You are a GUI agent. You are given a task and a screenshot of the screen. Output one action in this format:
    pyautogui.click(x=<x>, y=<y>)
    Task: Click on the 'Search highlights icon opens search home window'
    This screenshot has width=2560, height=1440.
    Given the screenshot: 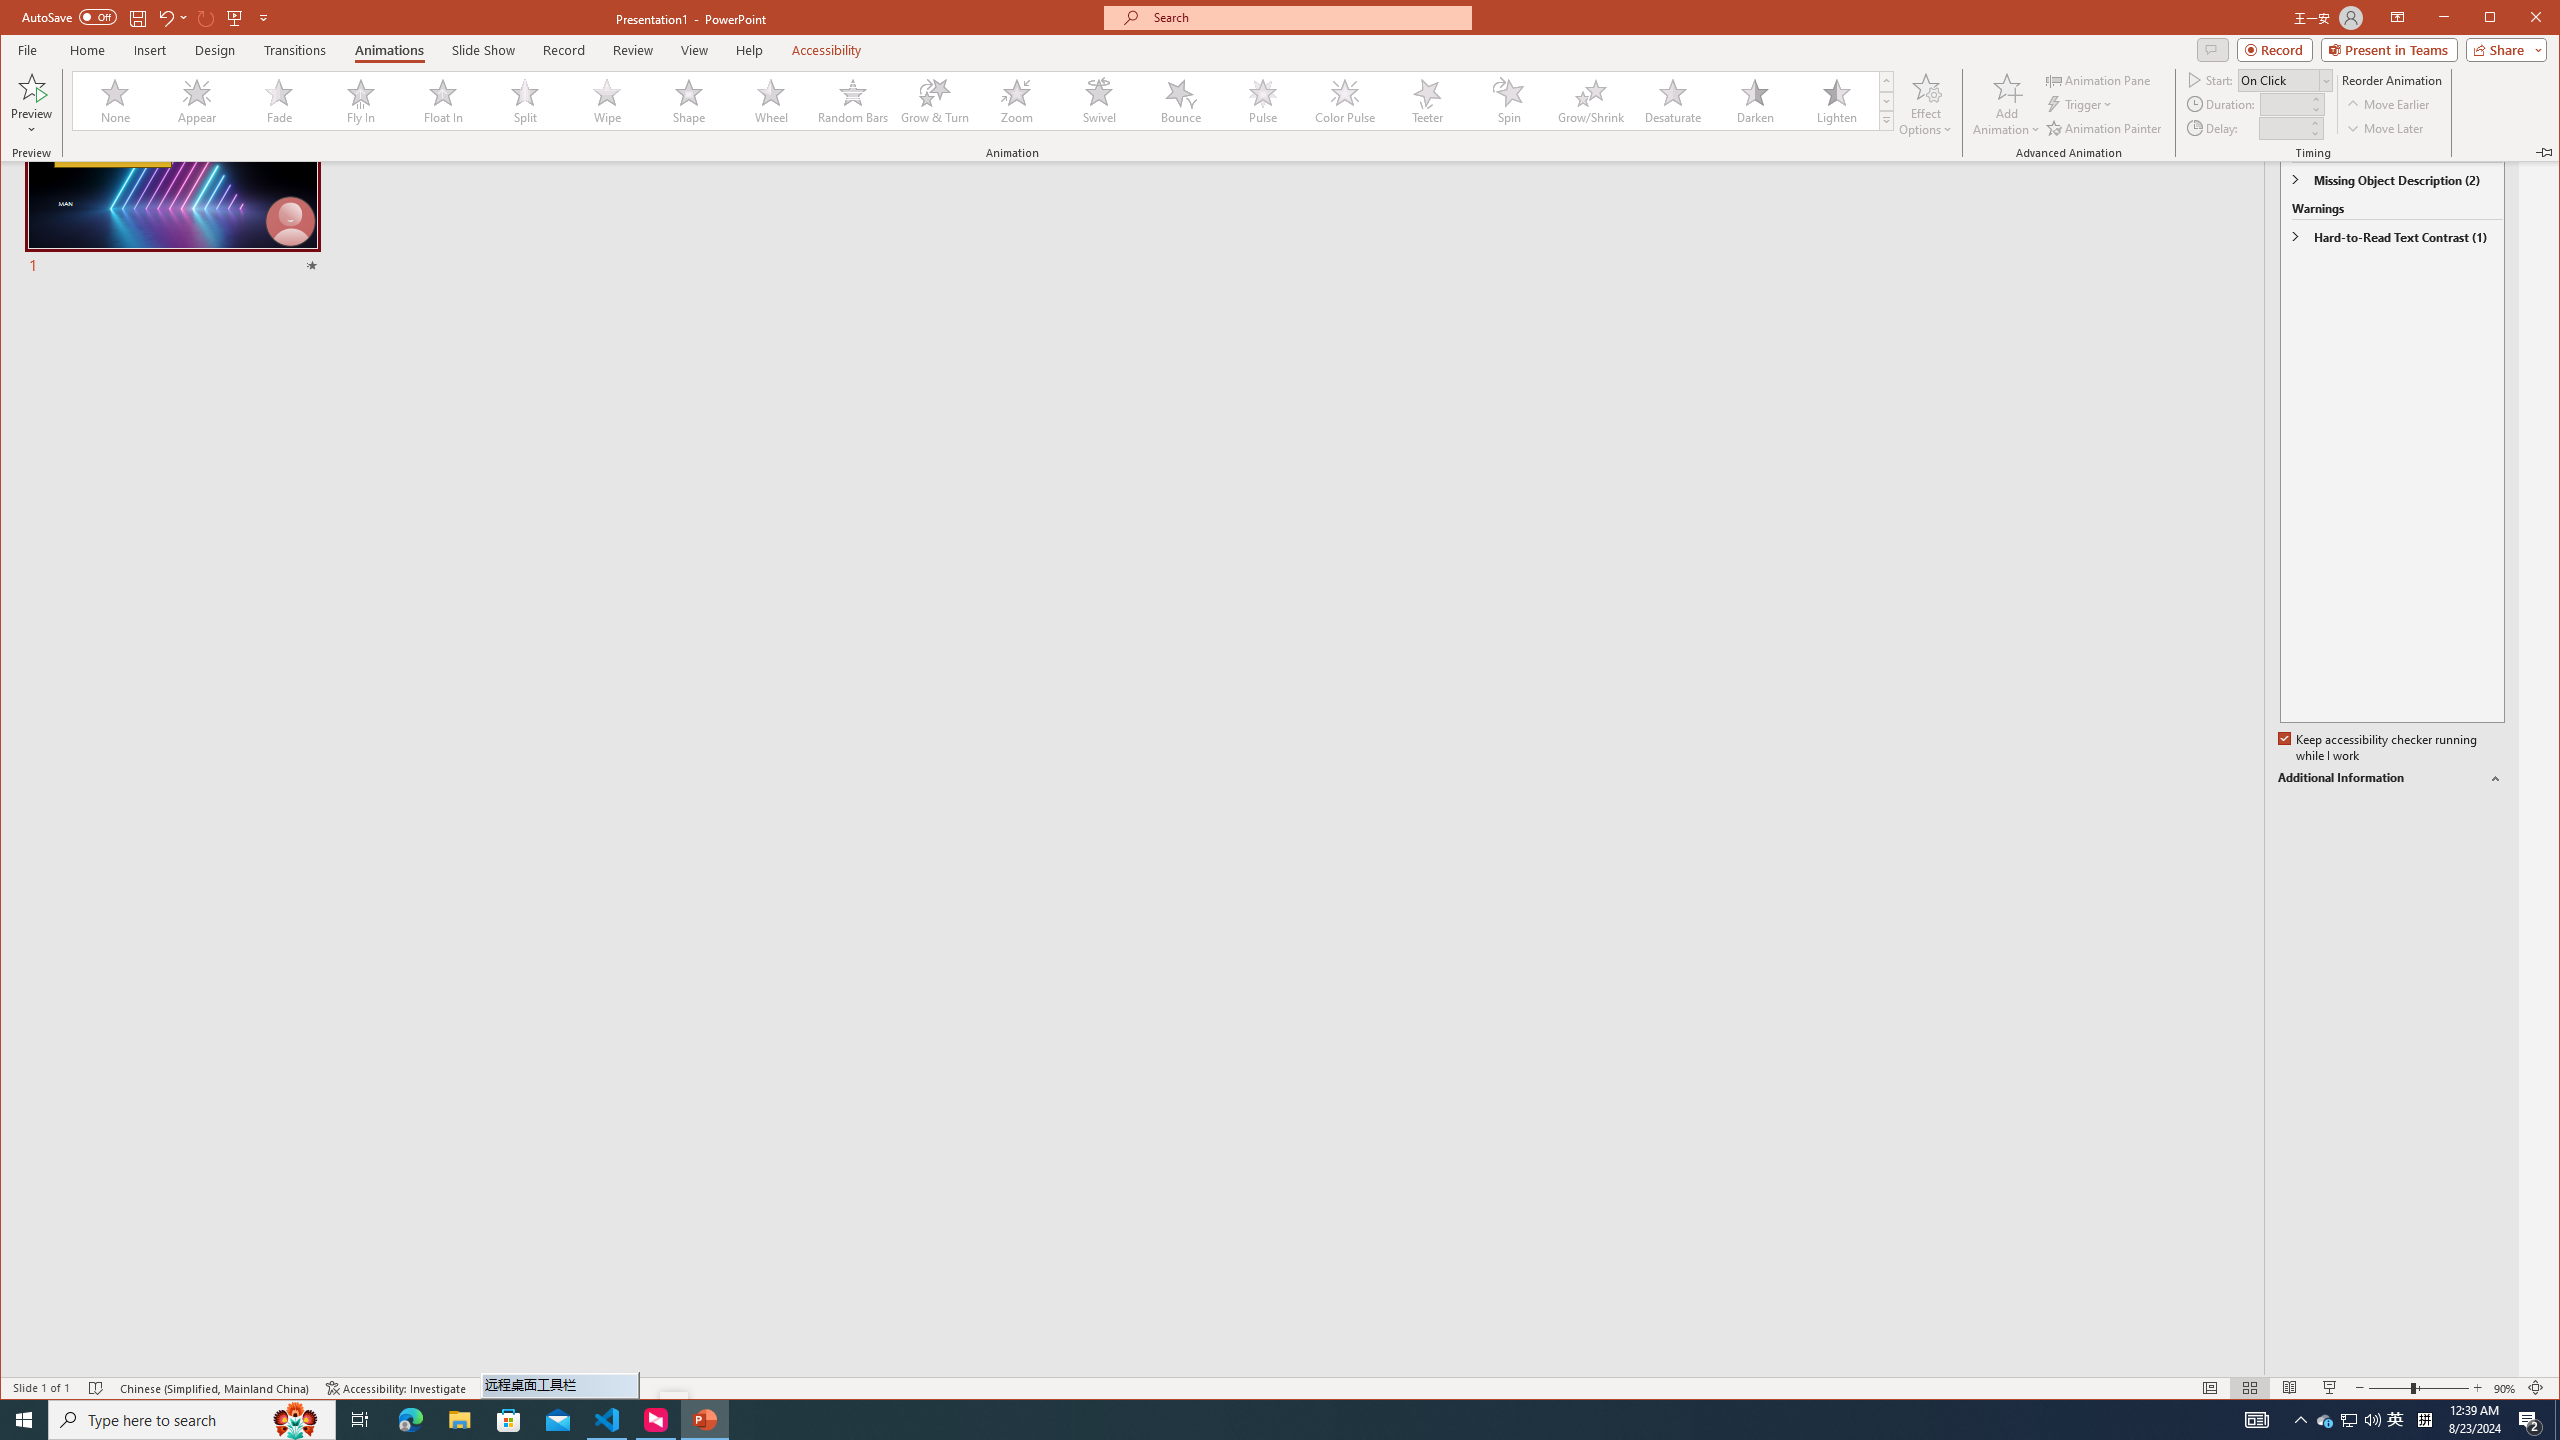 What is the action you would take?
    pyautogui.click(x=294, y=1418)
    